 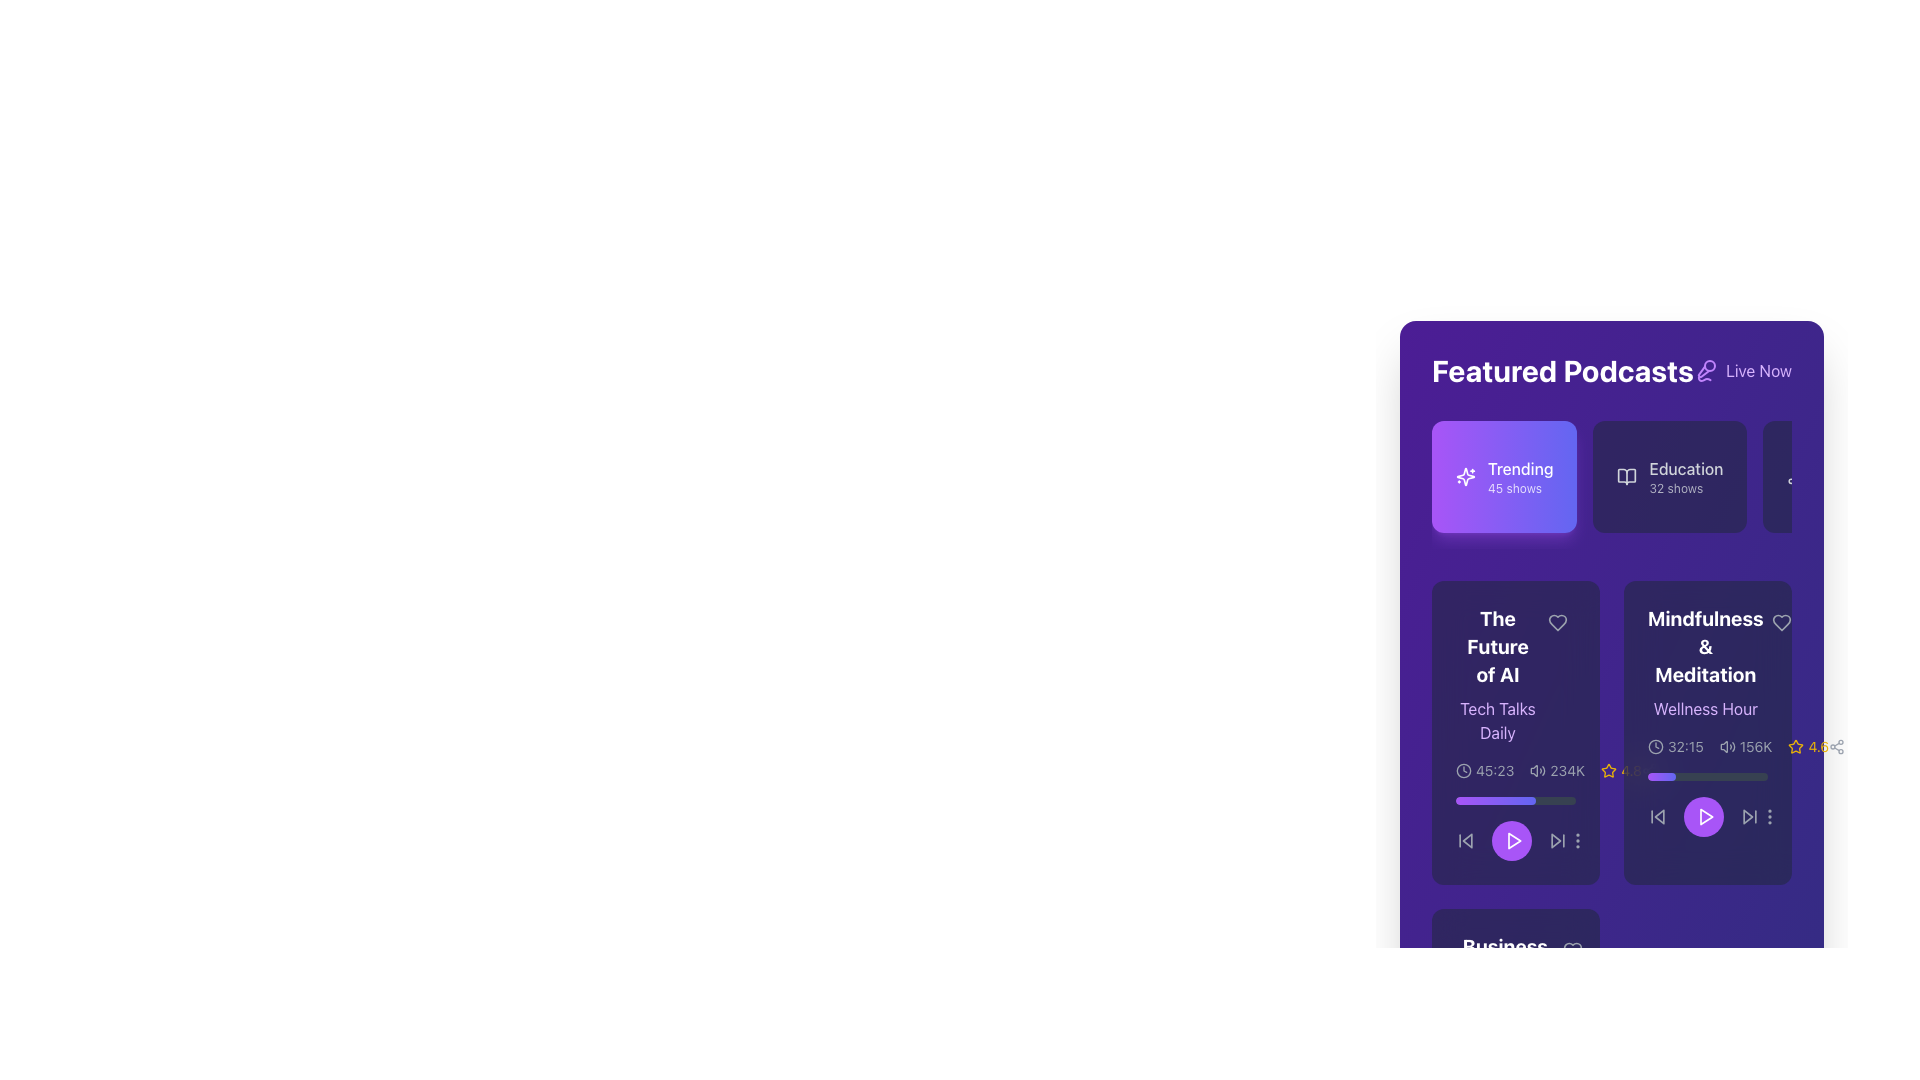 I want to click on the text label displaying '234K' adjacent to the speaker icon in the podcast card labeled 'The Future of AI' under the 'Trending' section, so click(x=1556, y=770).